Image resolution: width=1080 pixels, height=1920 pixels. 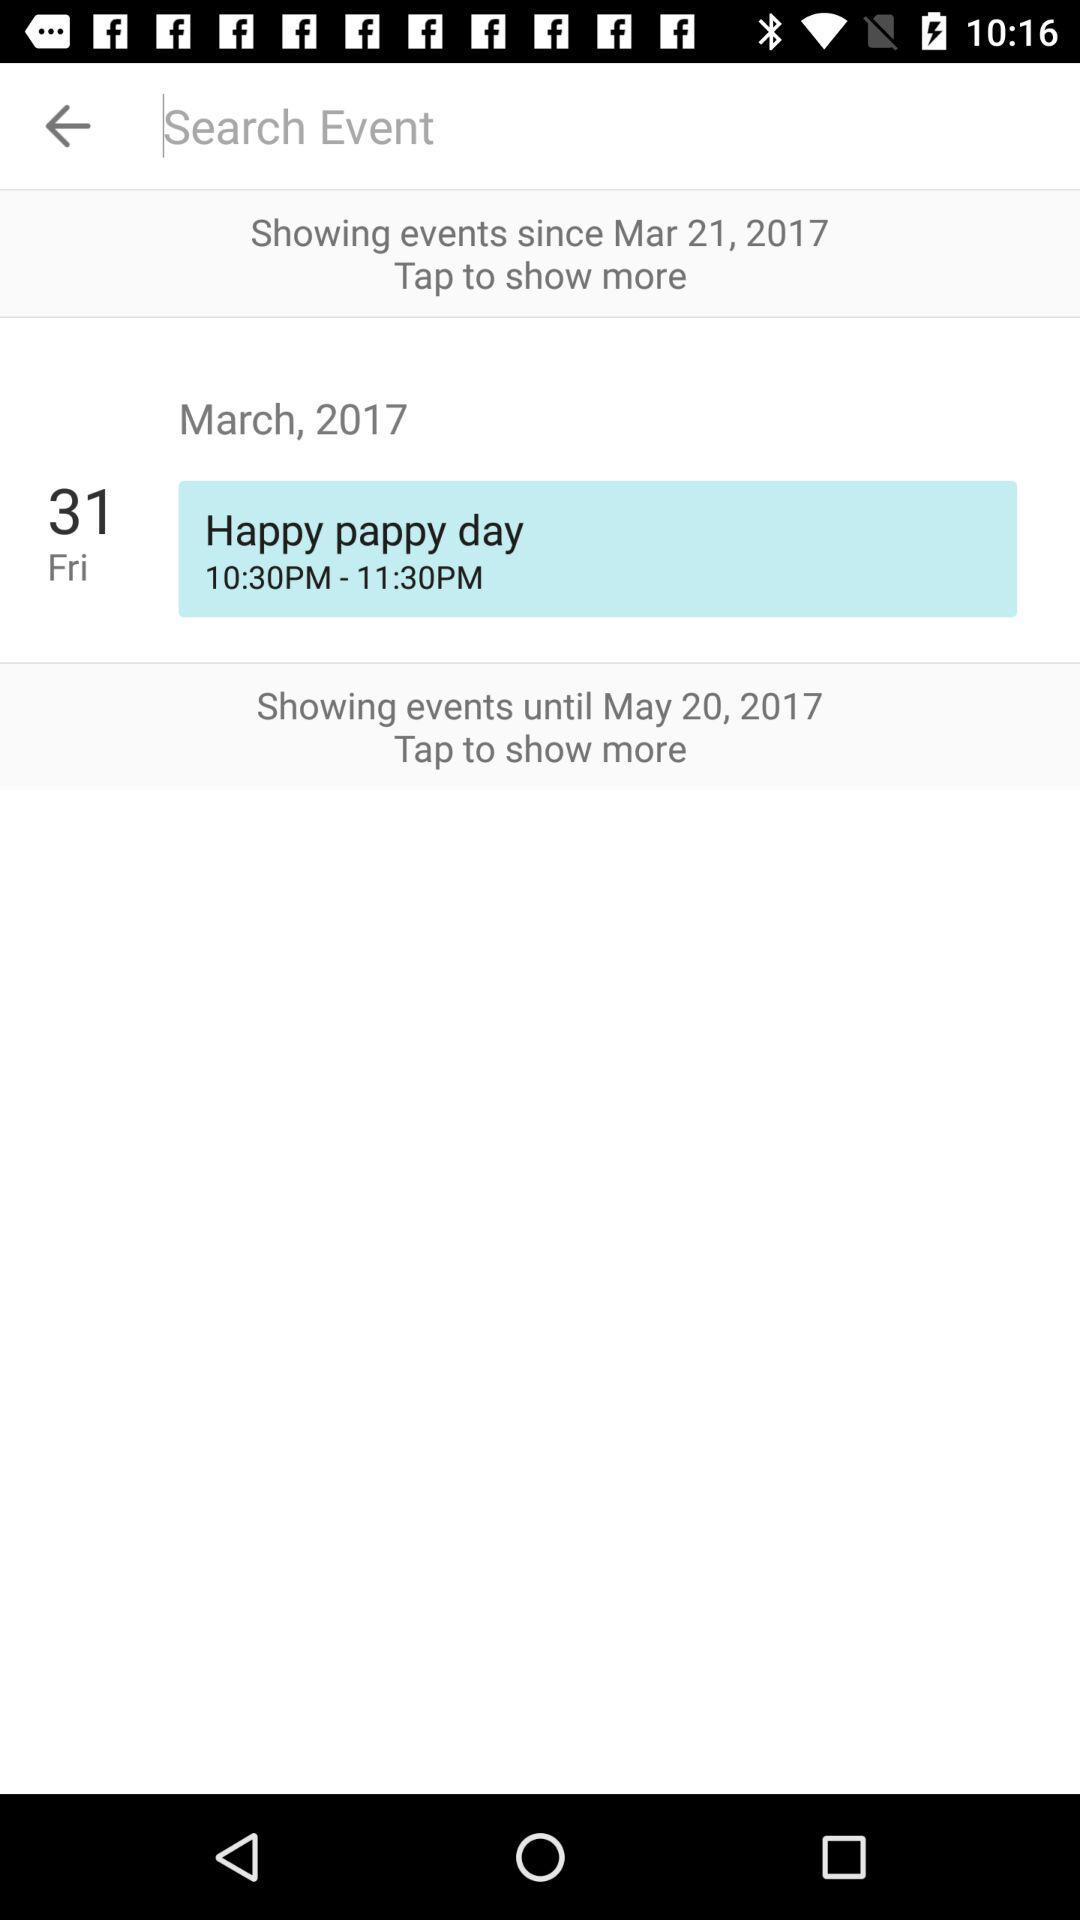 What do you see at coordinates (596, 575) in the screenshot?
I see `the item below the happy pappy day item` at bounding box center [596, 575].